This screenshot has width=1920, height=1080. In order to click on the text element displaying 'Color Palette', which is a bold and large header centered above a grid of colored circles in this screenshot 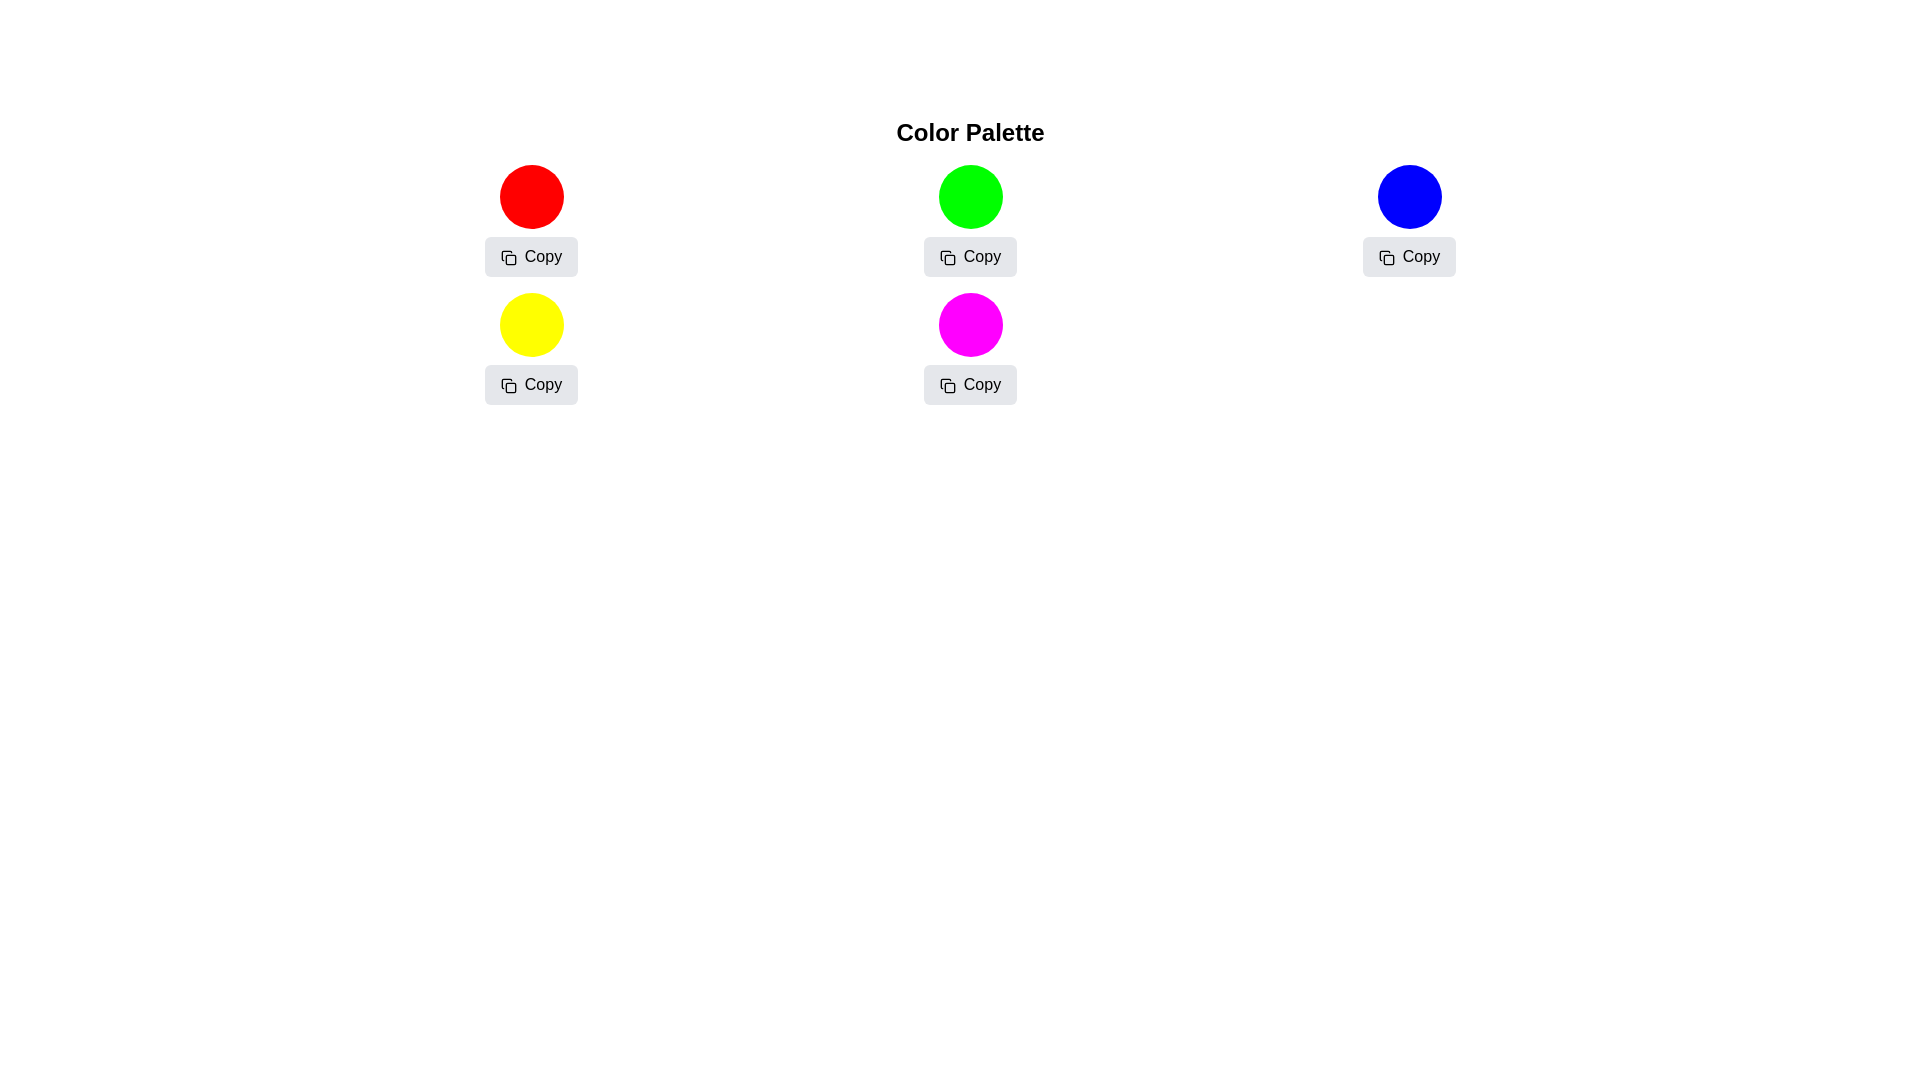, I will do `click(970, 132)`.